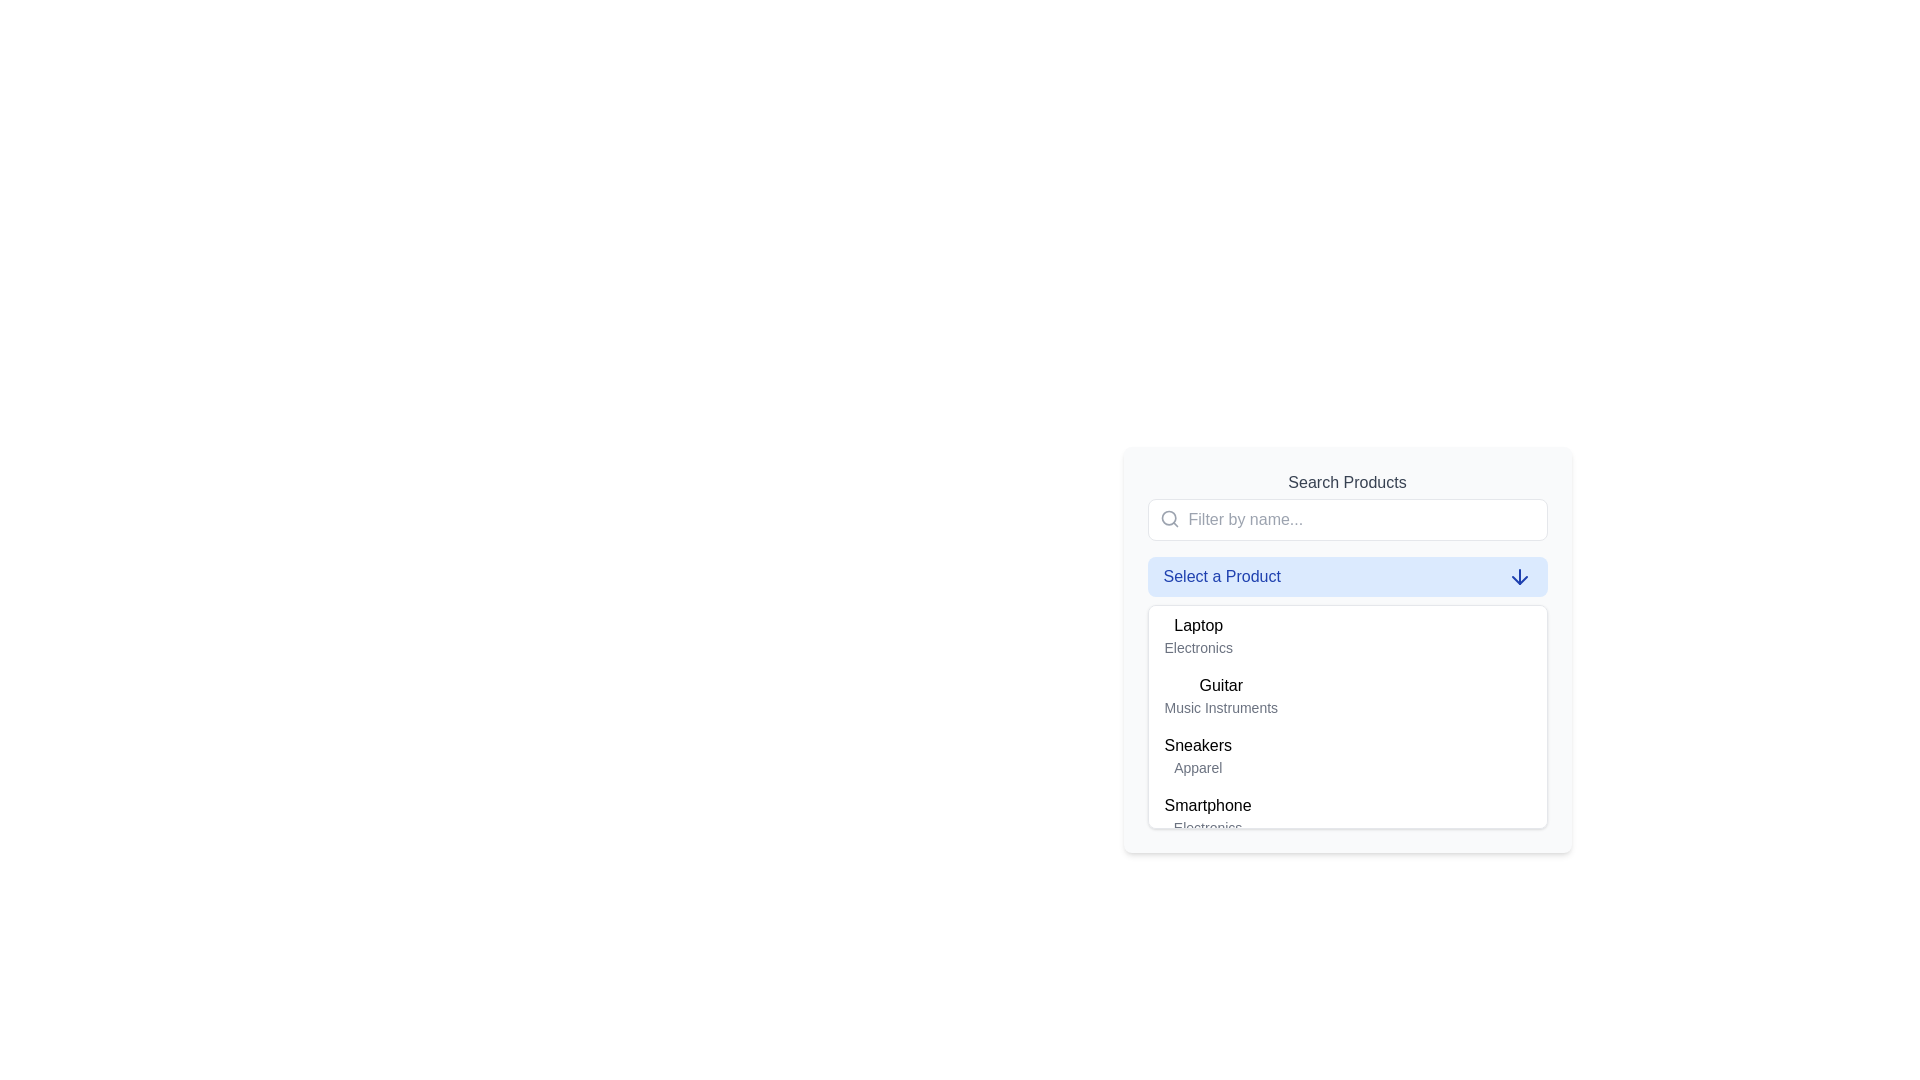 This screenshot has width=1920, height=1080. Describe the element at coordinates (1220, 694) in the screenshot. I see `the second entry in the list under 'Select a Product' which displays 'Guitar' in bold black and 'Music Instruments' in smaller gray text` at that location.